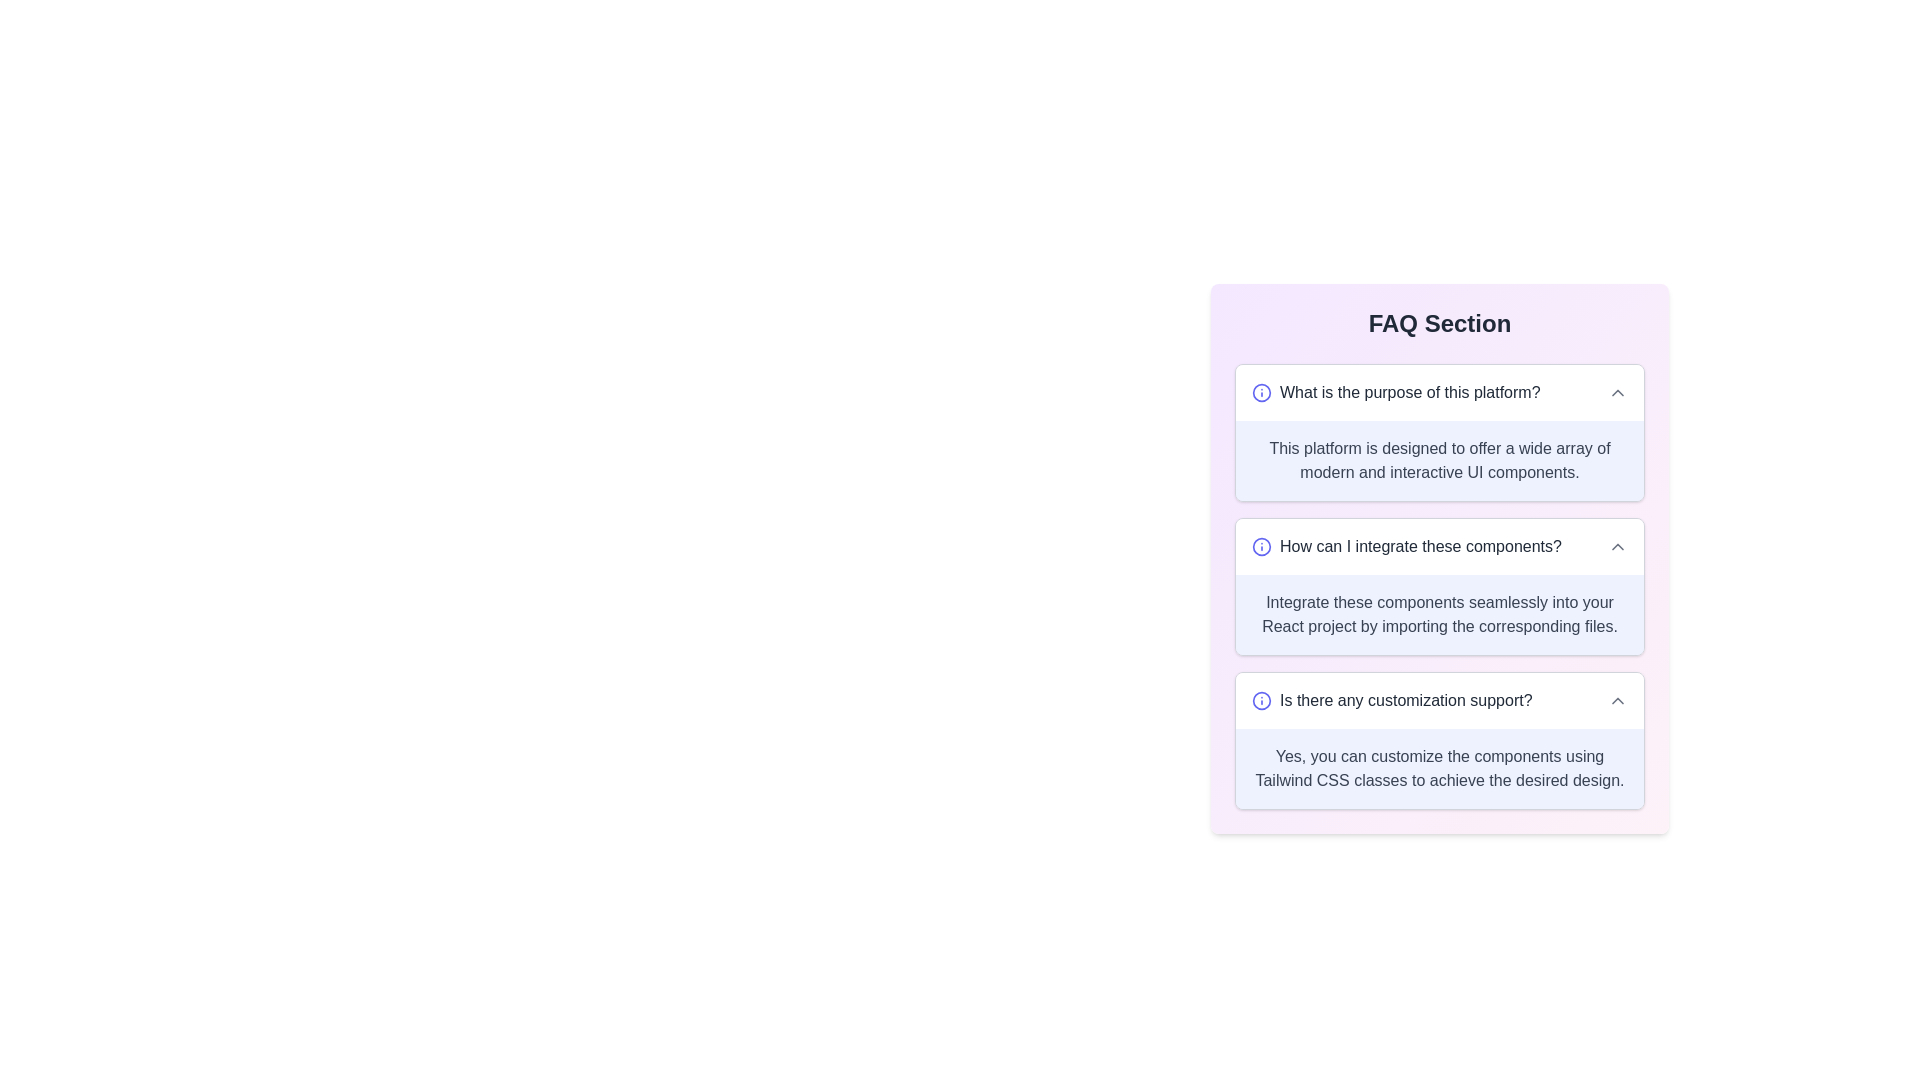 This screenshot has width=1920, height=1080. I want to click on informative text block that answers the question 'Is there any customization support?' located in the FAQ section, specifically in the third panel, so click(1440, 767).